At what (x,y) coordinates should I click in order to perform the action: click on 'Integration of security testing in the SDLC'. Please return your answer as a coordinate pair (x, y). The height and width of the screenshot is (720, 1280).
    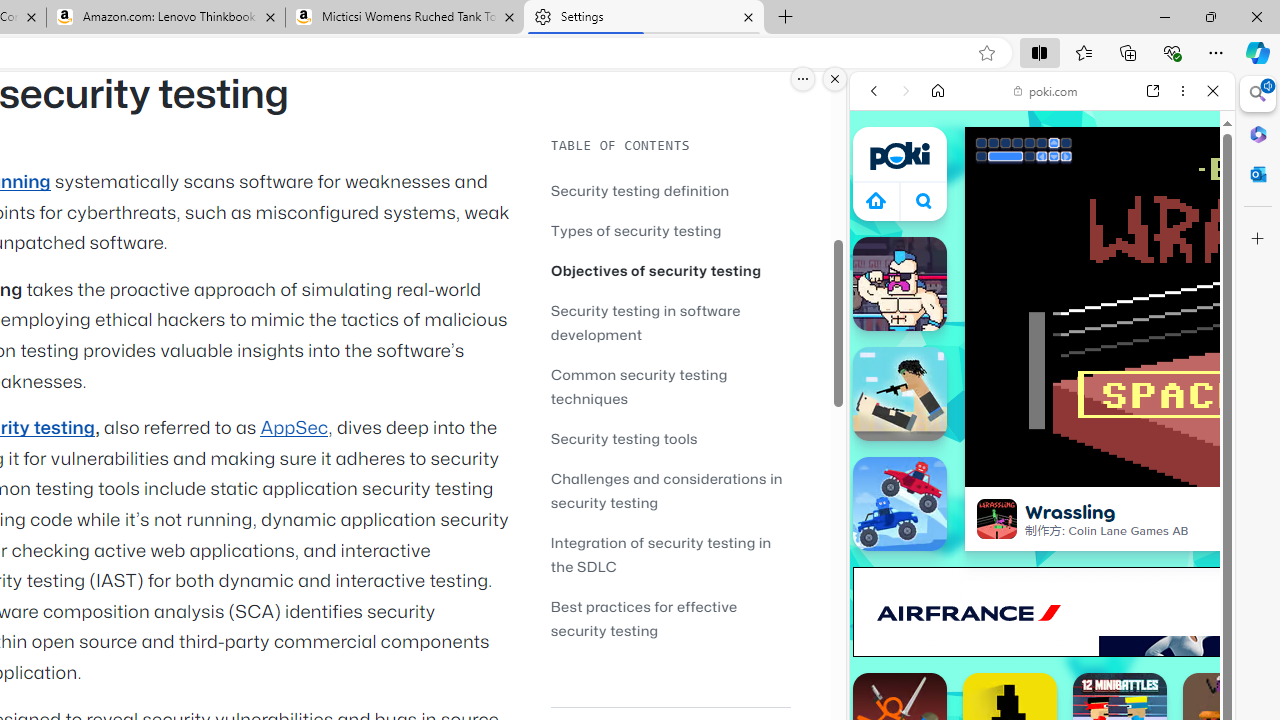
    Looking at the image, I should click on (670, 554).